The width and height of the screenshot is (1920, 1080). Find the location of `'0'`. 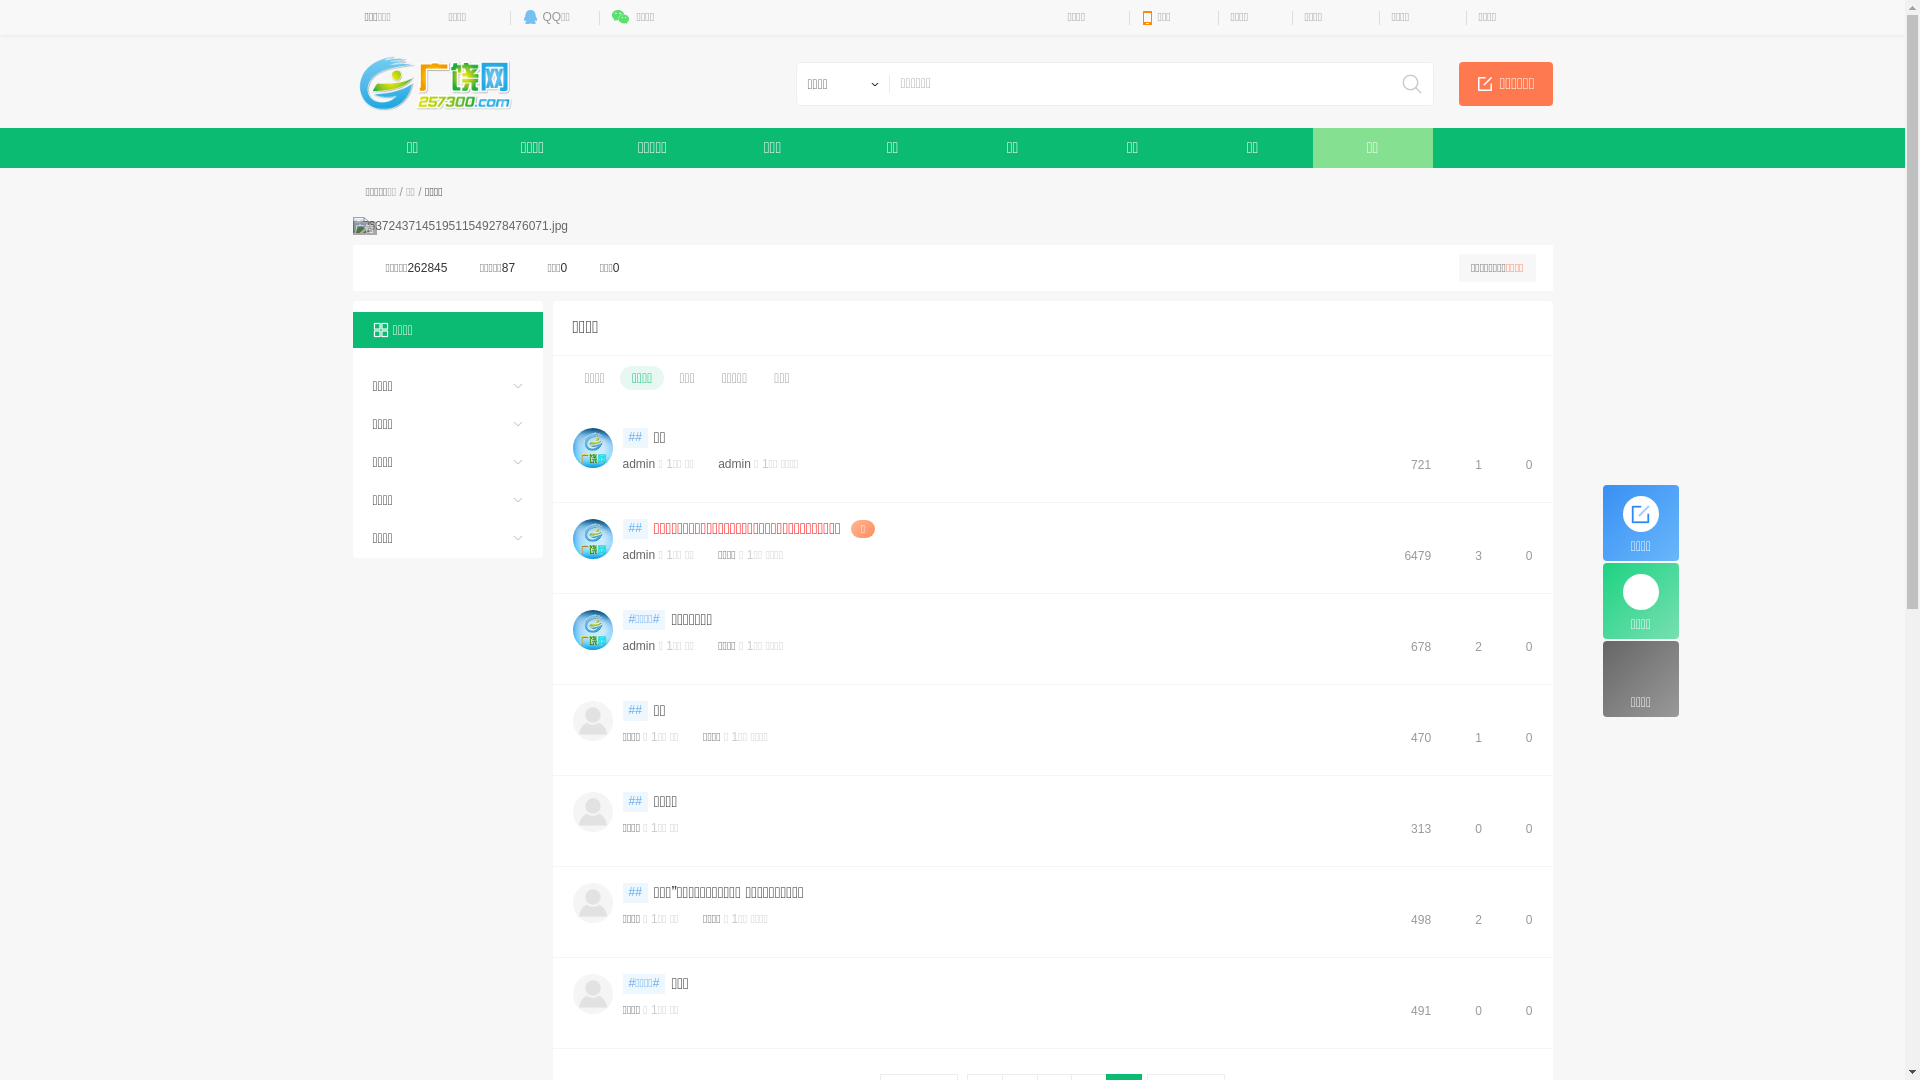

'0' is located at coordinates (1507, 920).